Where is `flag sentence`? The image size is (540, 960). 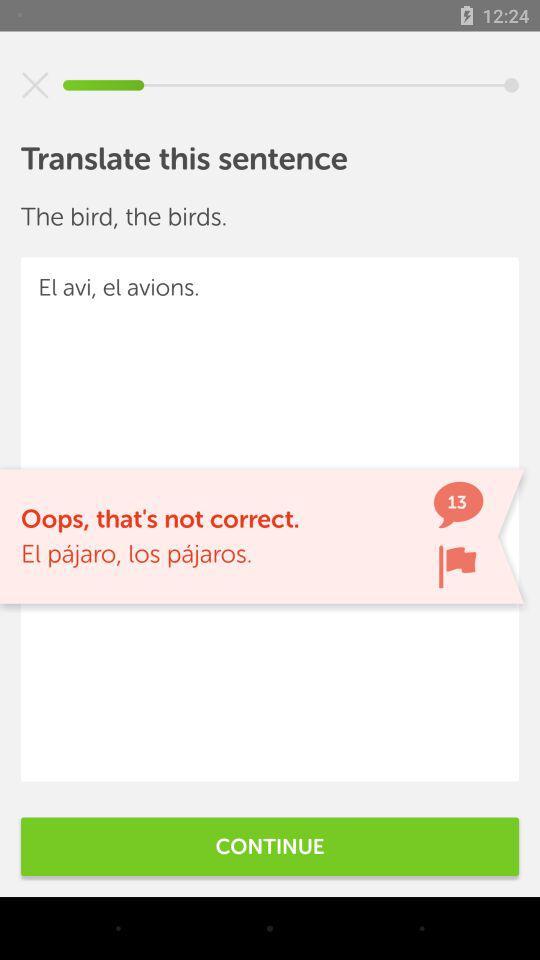
flag sentence is located at coordinates (457, 566).